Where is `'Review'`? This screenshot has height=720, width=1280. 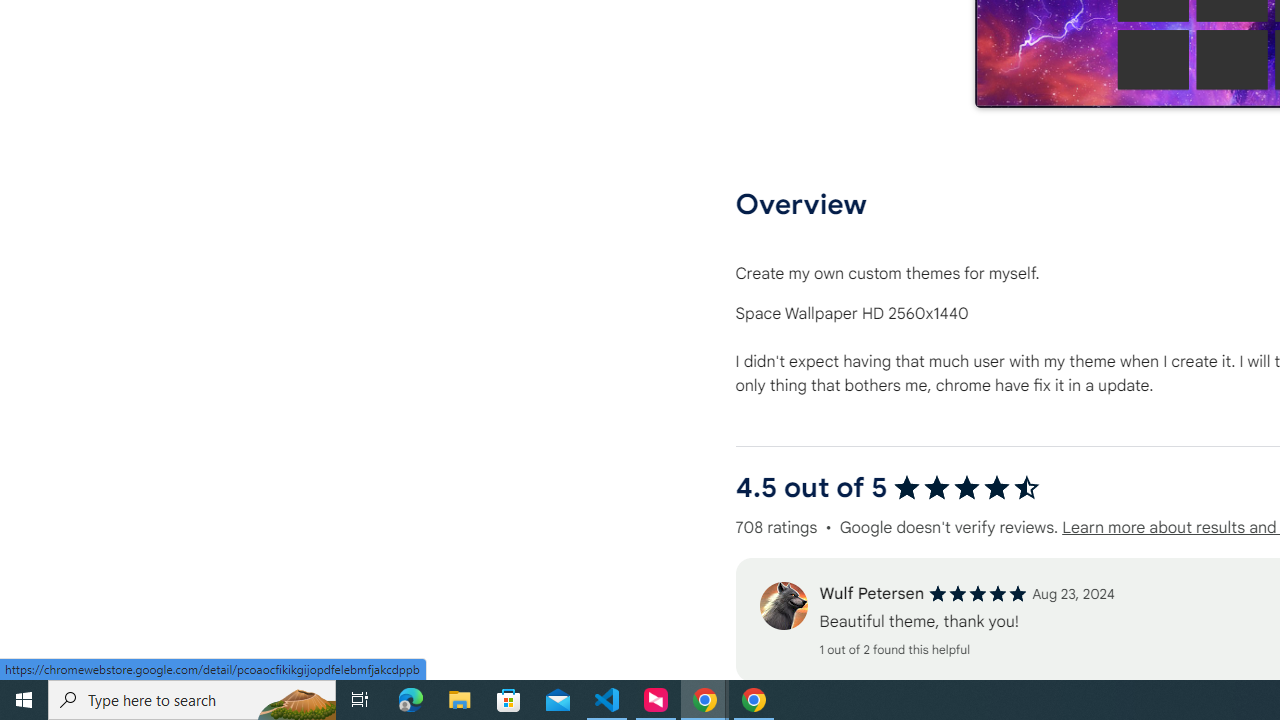
'Review' is located at coordinates (782, 605).